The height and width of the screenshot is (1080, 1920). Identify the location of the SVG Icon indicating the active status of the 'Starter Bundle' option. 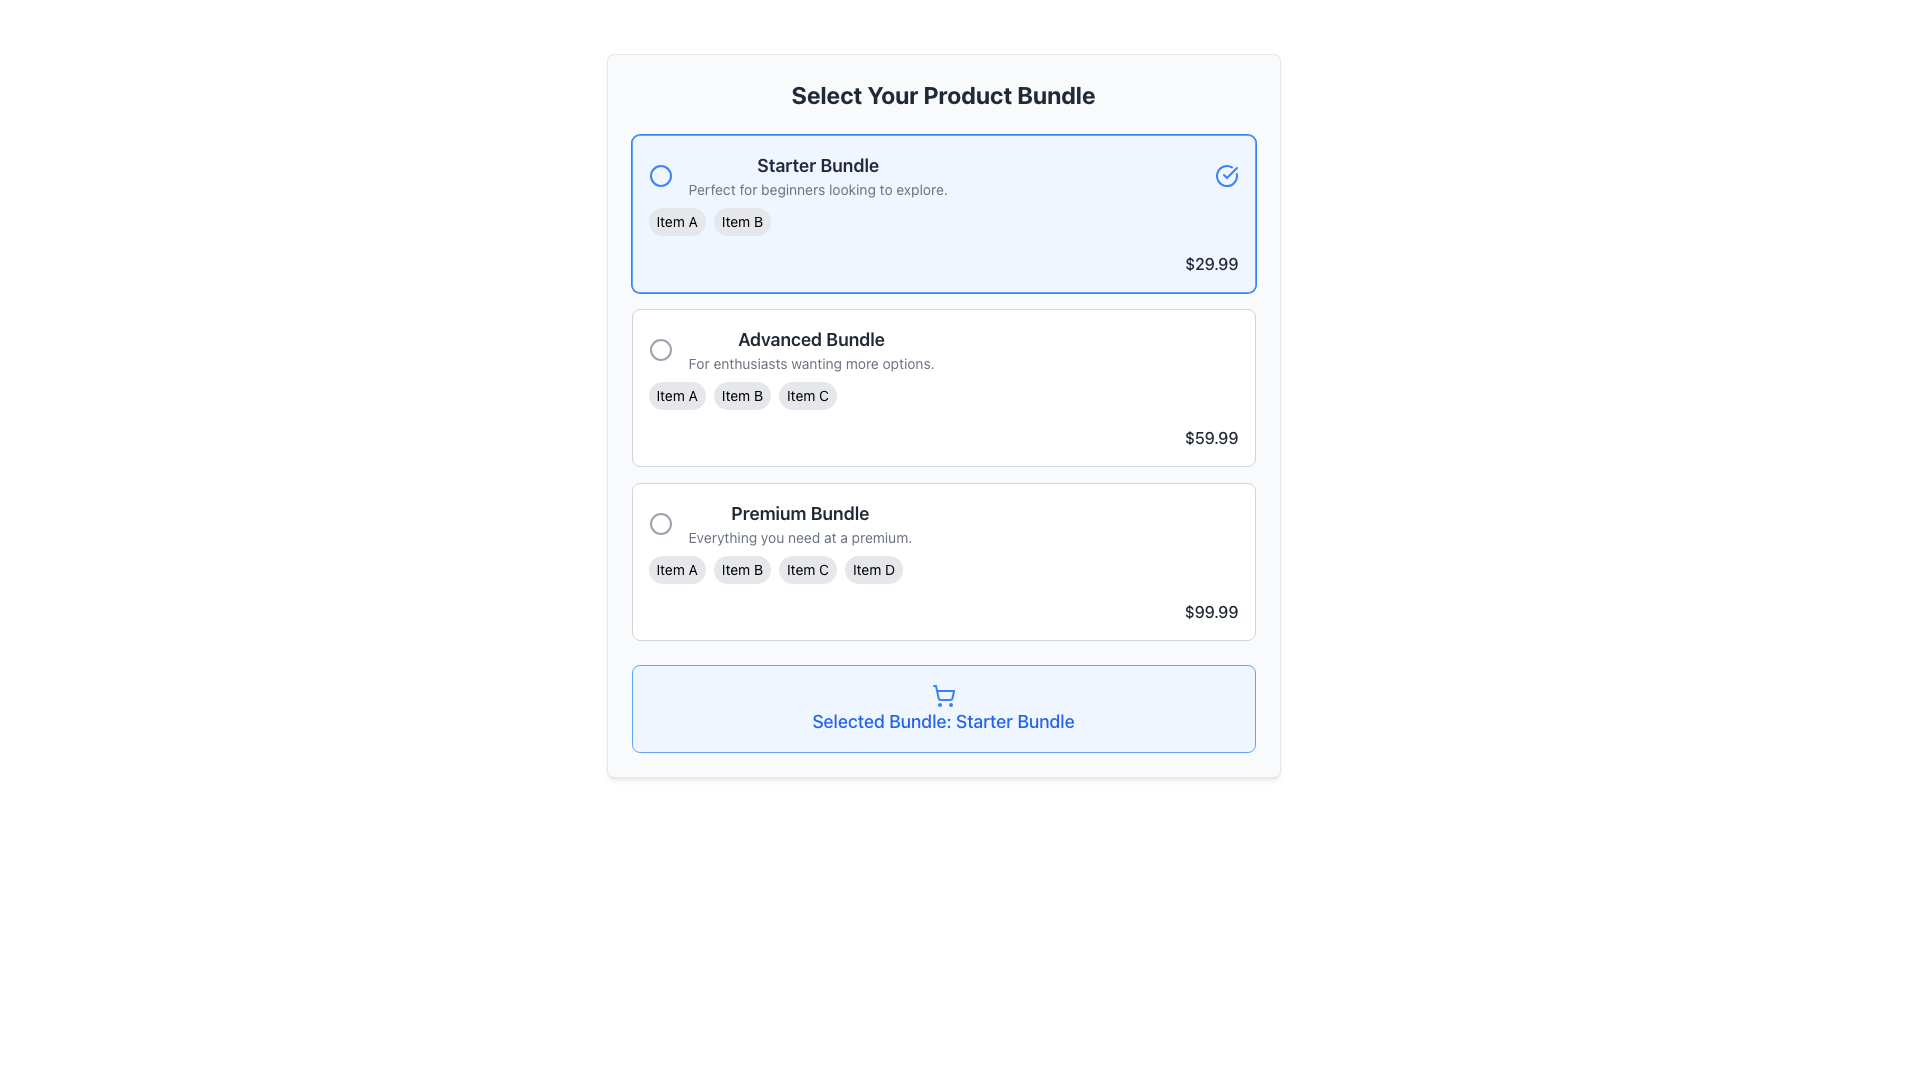
(660, 175).